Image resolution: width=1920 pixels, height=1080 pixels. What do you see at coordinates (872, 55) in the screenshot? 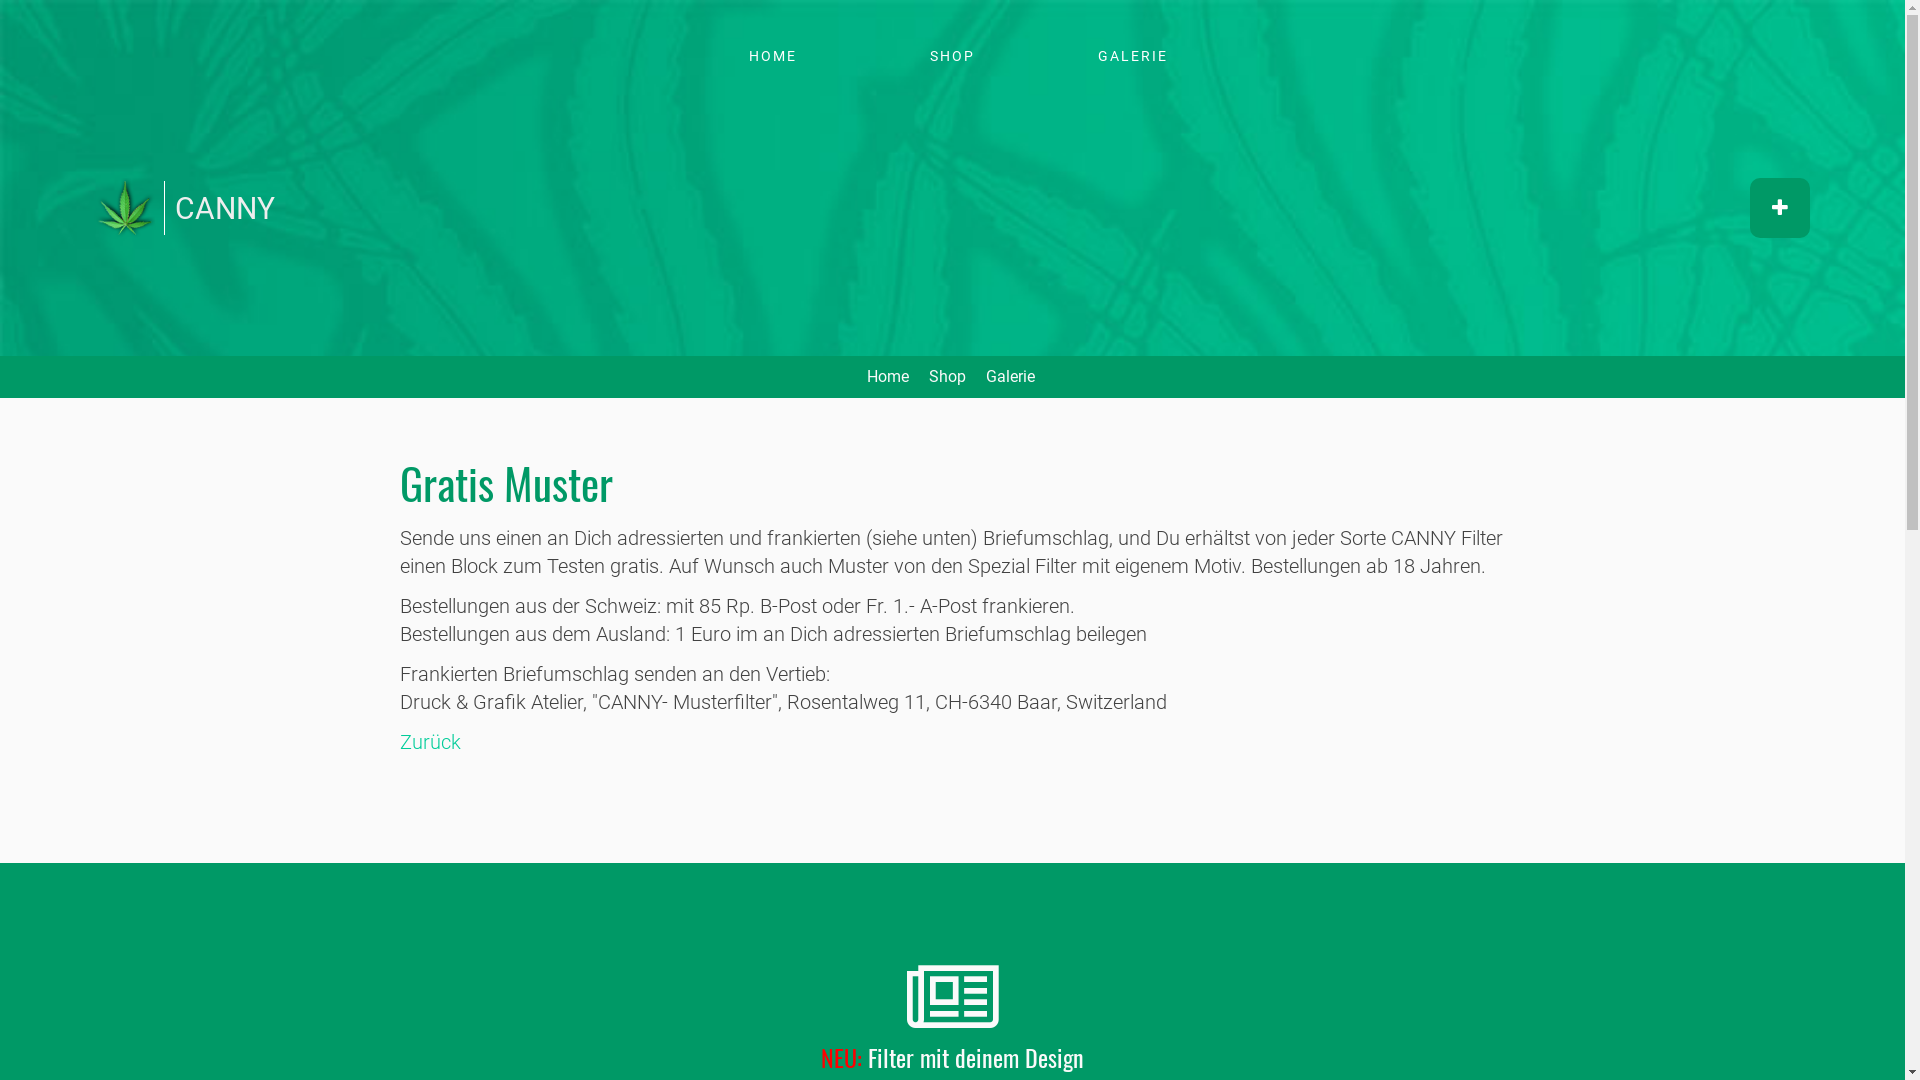
I see `'SHOP'` at bounding box center [872, 55].